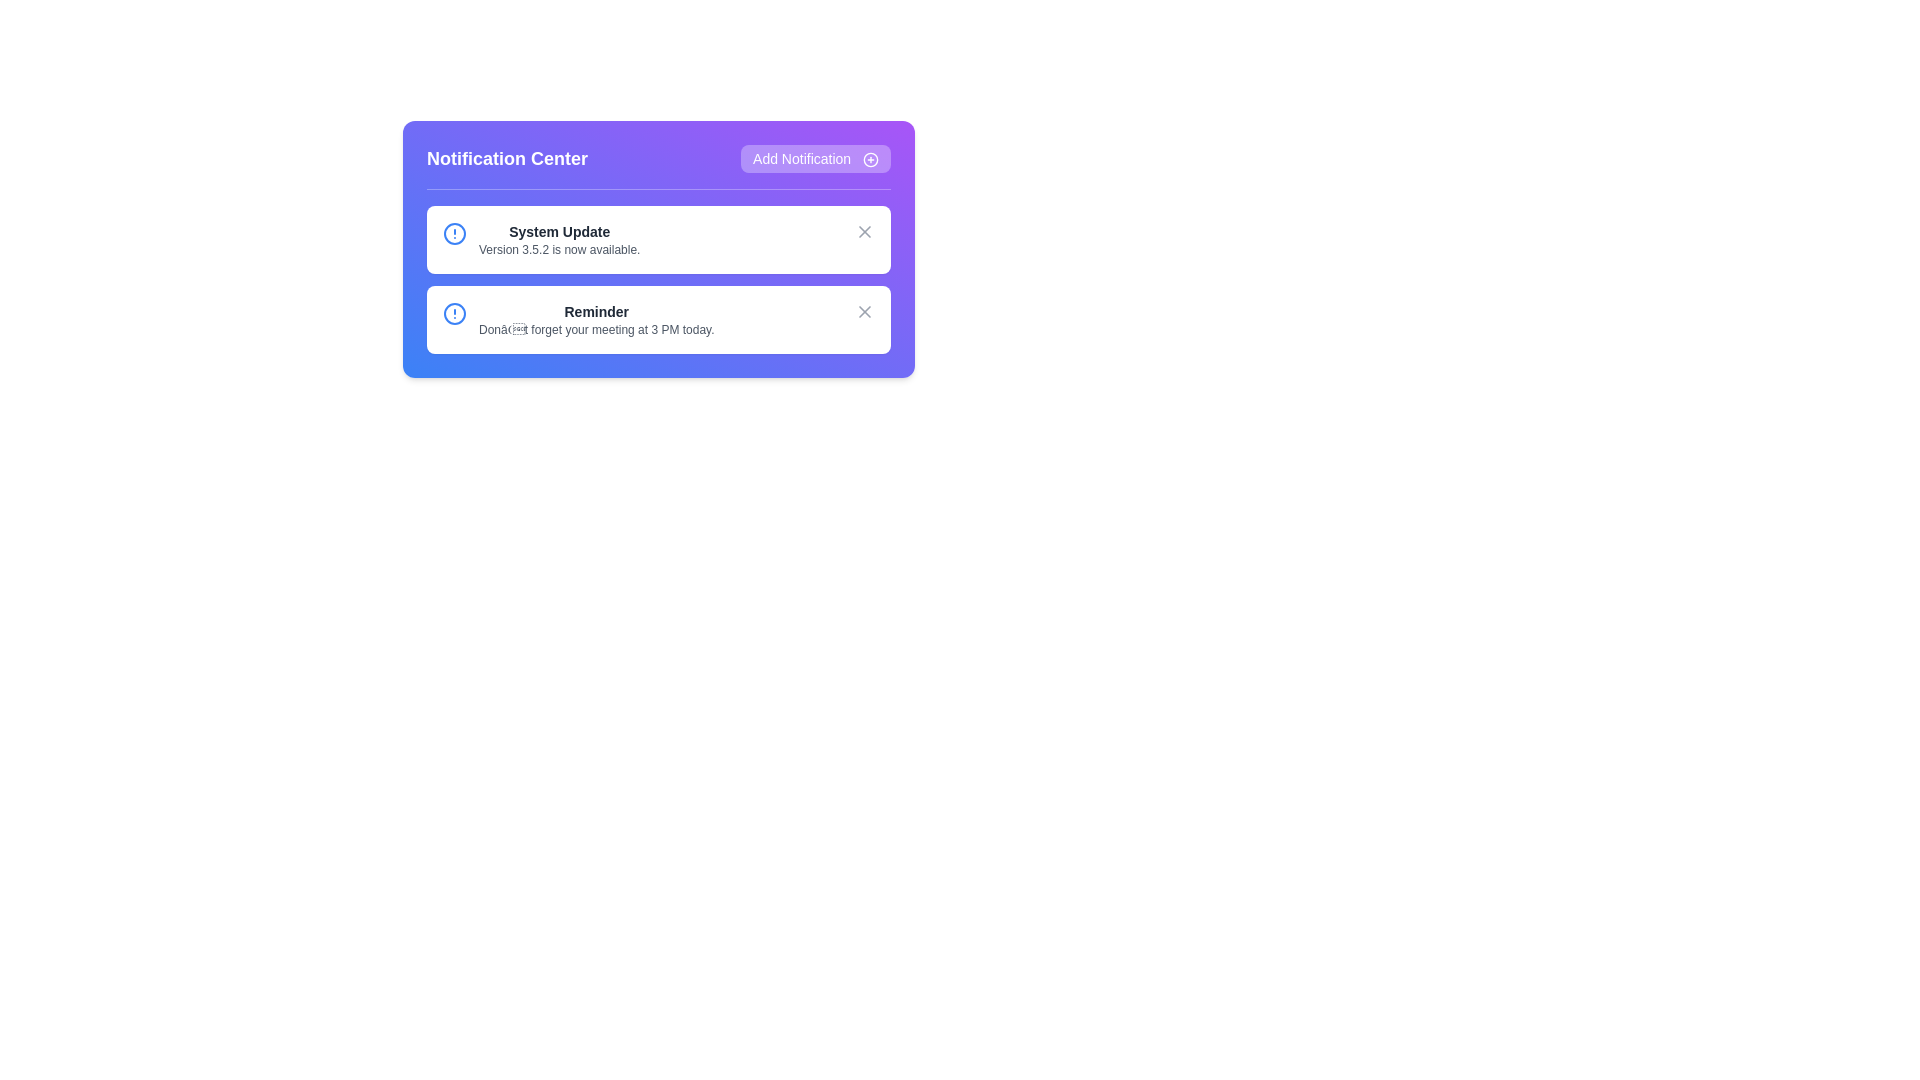  What do you see at coordinates (864, 230) in the screenshot?
I see `the close button icon of the 'System Update' notification` at bounding box center [864, 230].